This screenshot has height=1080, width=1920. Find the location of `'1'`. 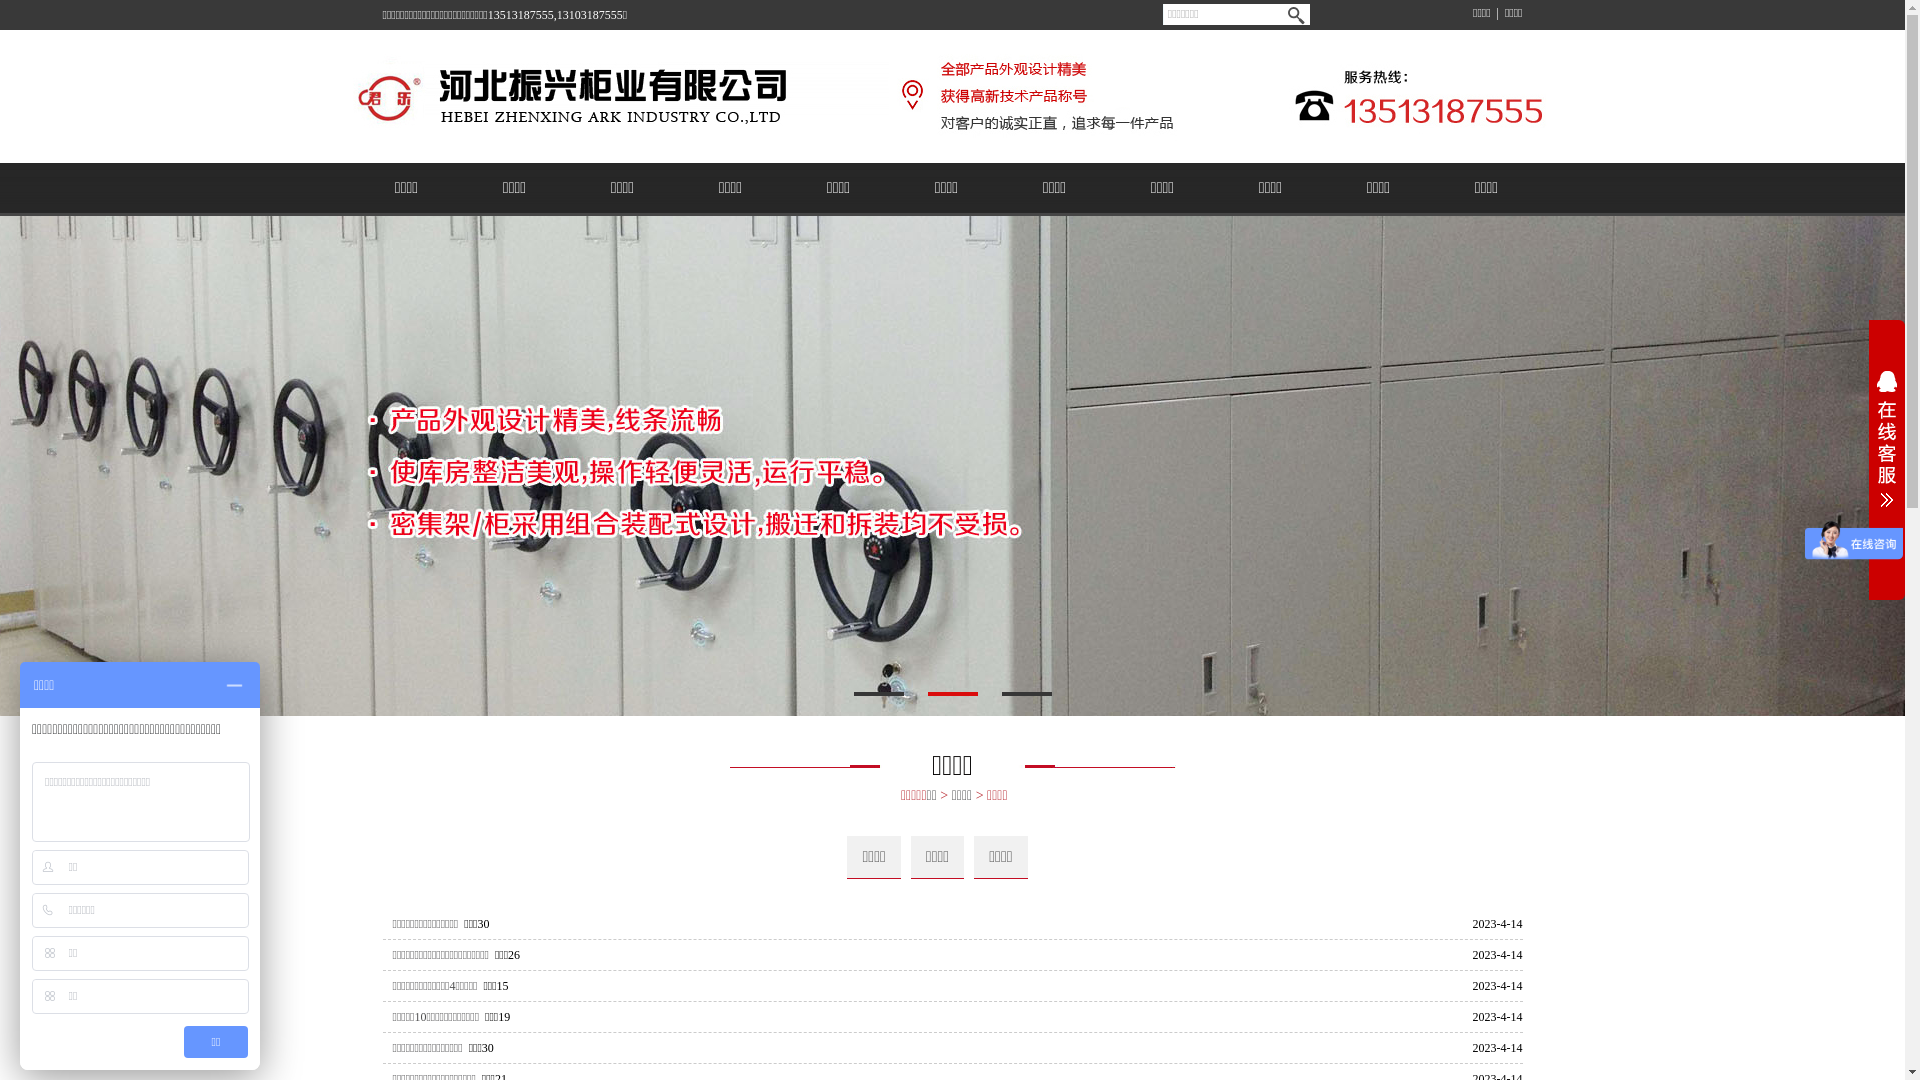

'1' is located at coordinates (878, 693).